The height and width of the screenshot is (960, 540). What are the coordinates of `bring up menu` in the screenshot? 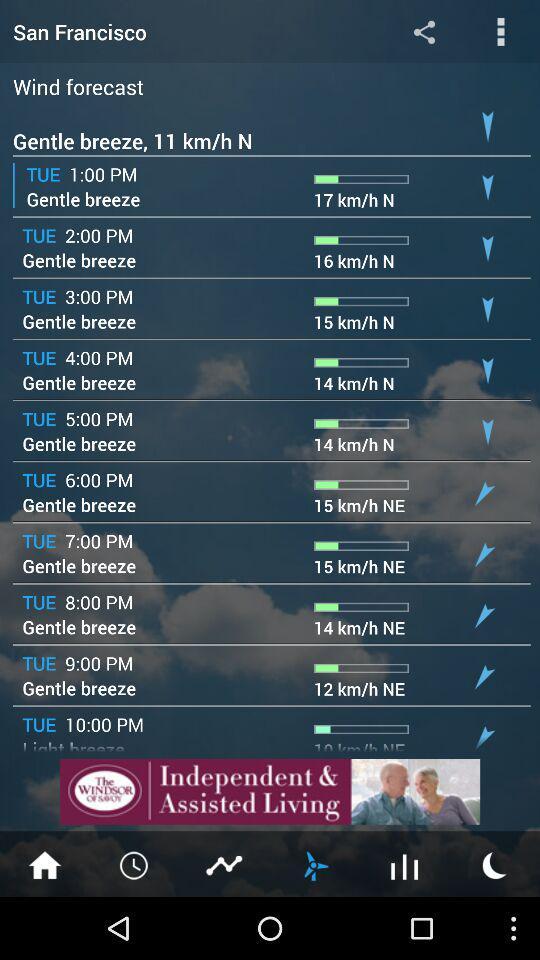 It's located at (500, 30).